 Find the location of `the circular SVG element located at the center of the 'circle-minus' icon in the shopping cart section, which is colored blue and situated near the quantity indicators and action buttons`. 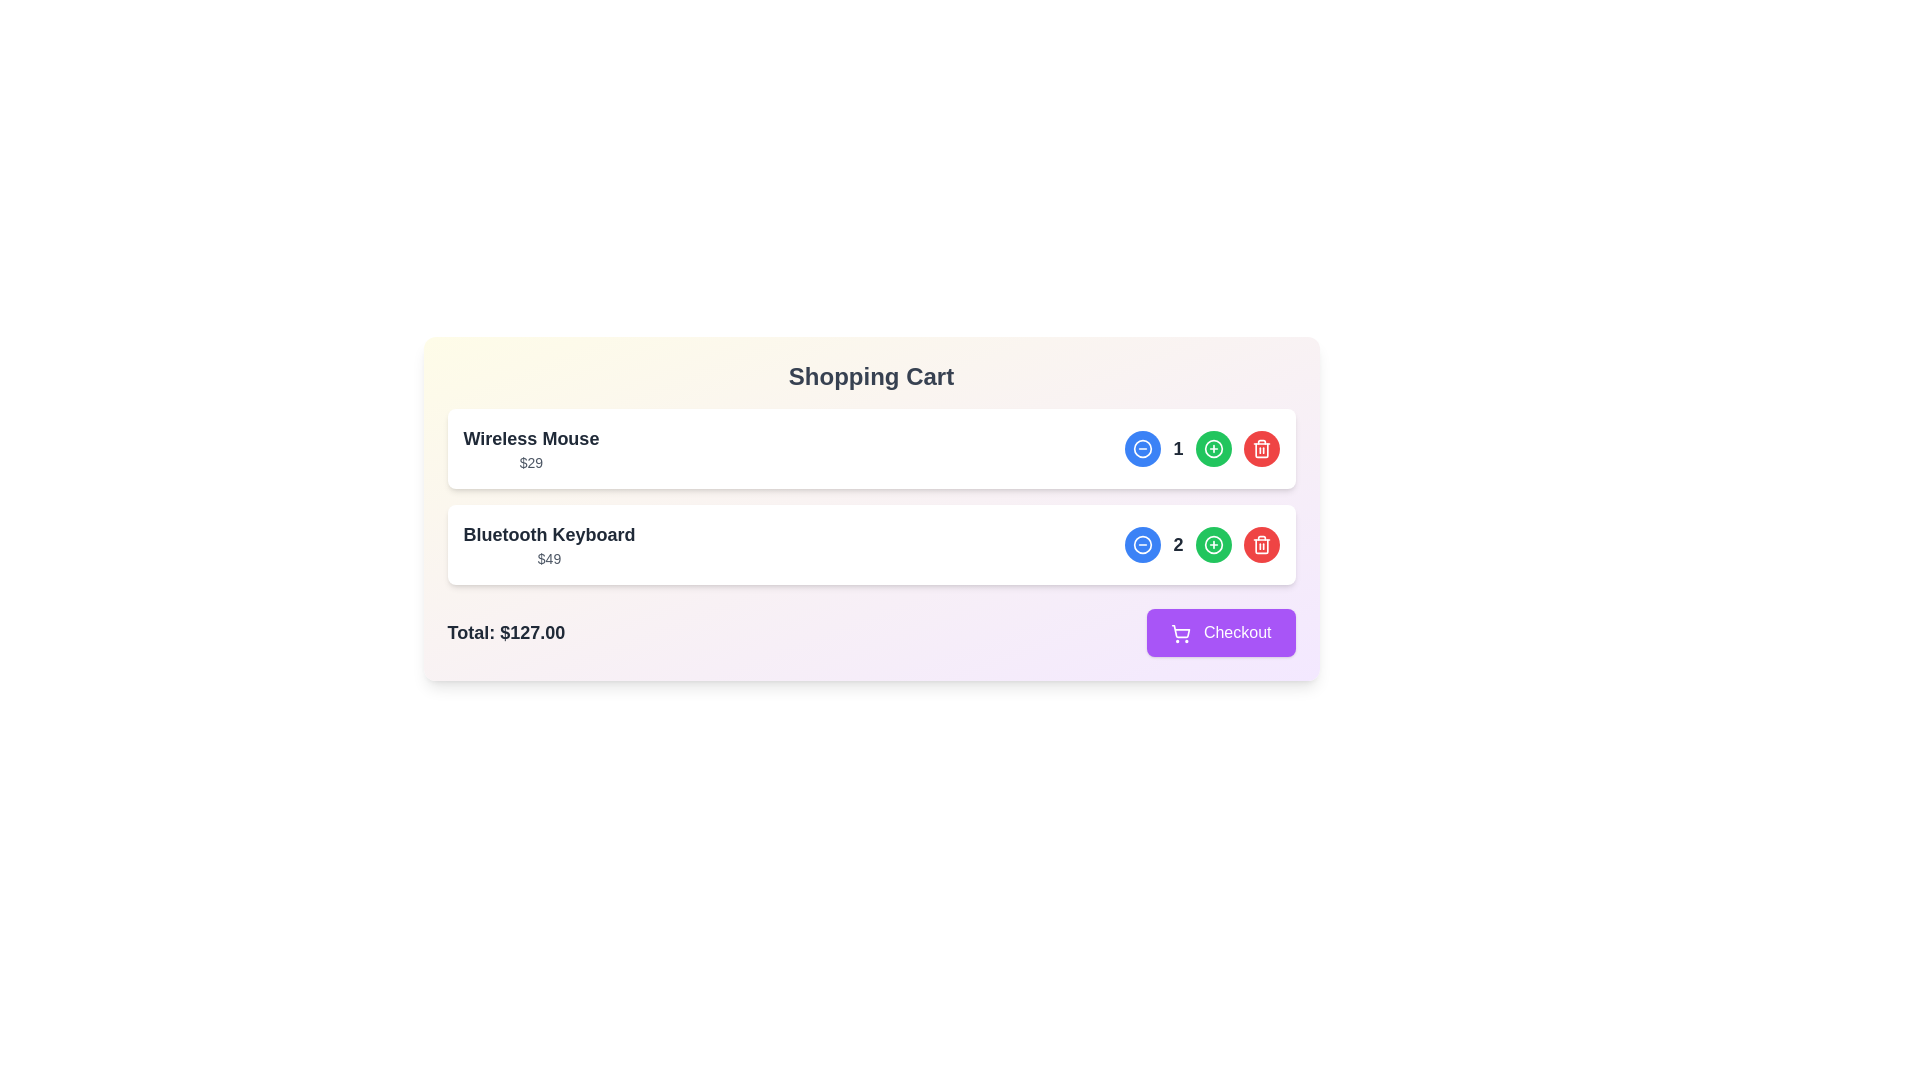

the circular SVG element located at the center of the 'circle-minus' icon in the shopping cart section, which is colored blue and situated near the quantity indicators and action buttons is located at coordinates (1143, 447).